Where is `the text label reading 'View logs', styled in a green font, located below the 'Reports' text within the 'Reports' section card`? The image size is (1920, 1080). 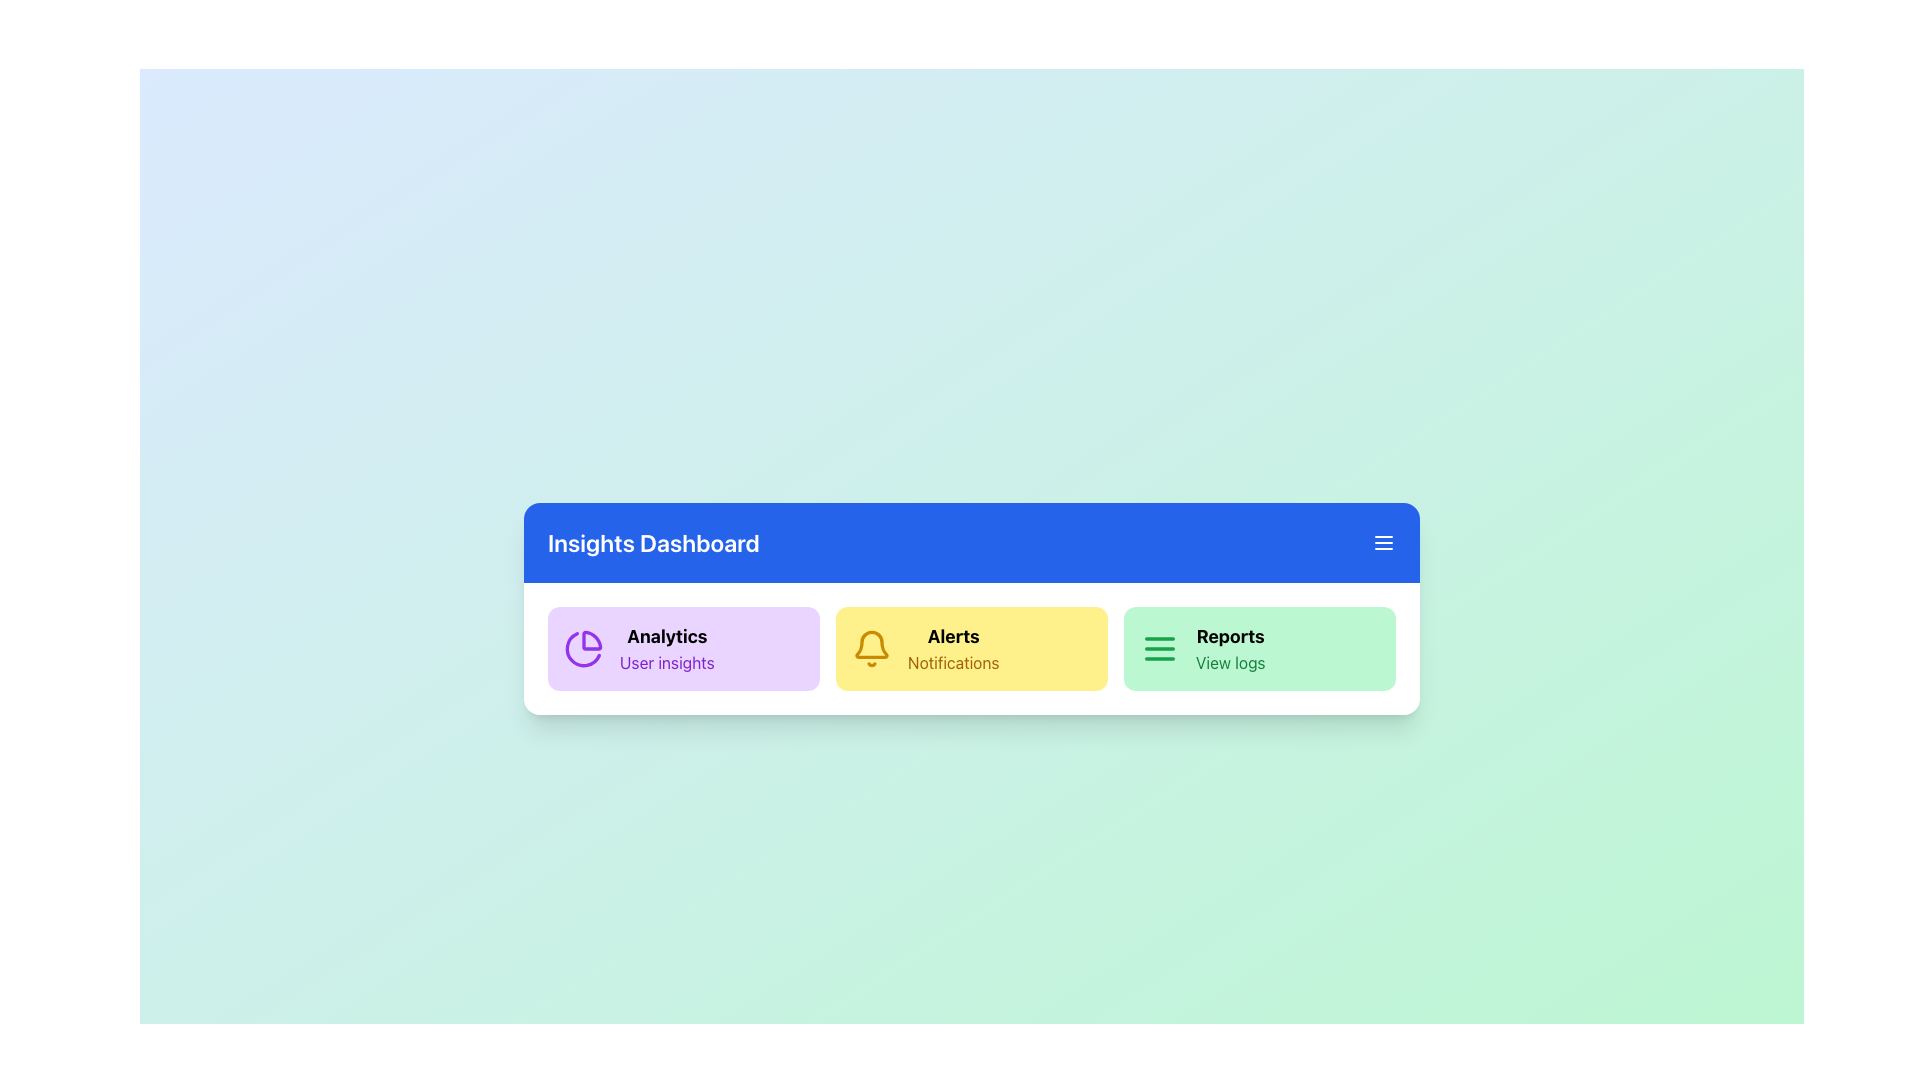
the text label reading 'View logs', styled in a green font, located below the 'Reports' text within the 'Reports' section card is located at coordinates (1229, 663).